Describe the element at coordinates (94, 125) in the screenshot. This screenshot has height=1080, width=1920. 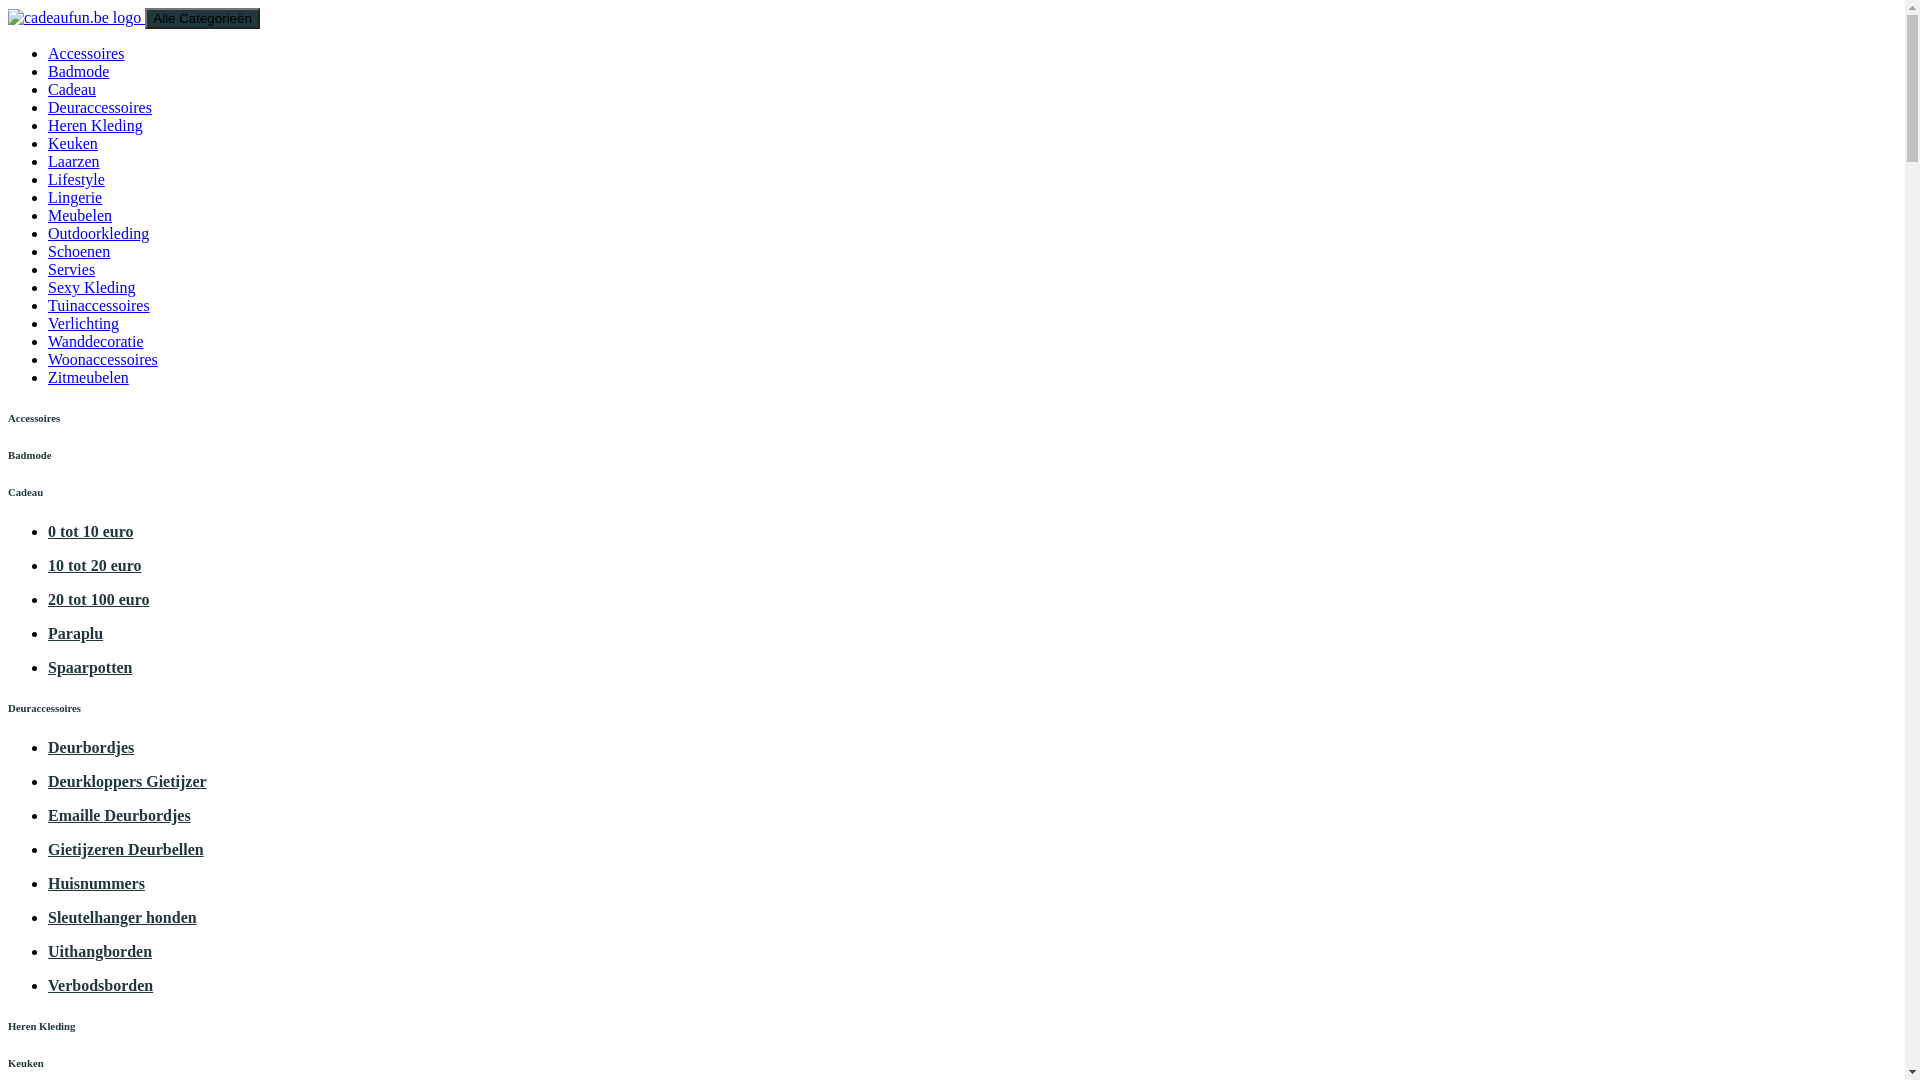
I see `'Heren Kleding'` at that location.